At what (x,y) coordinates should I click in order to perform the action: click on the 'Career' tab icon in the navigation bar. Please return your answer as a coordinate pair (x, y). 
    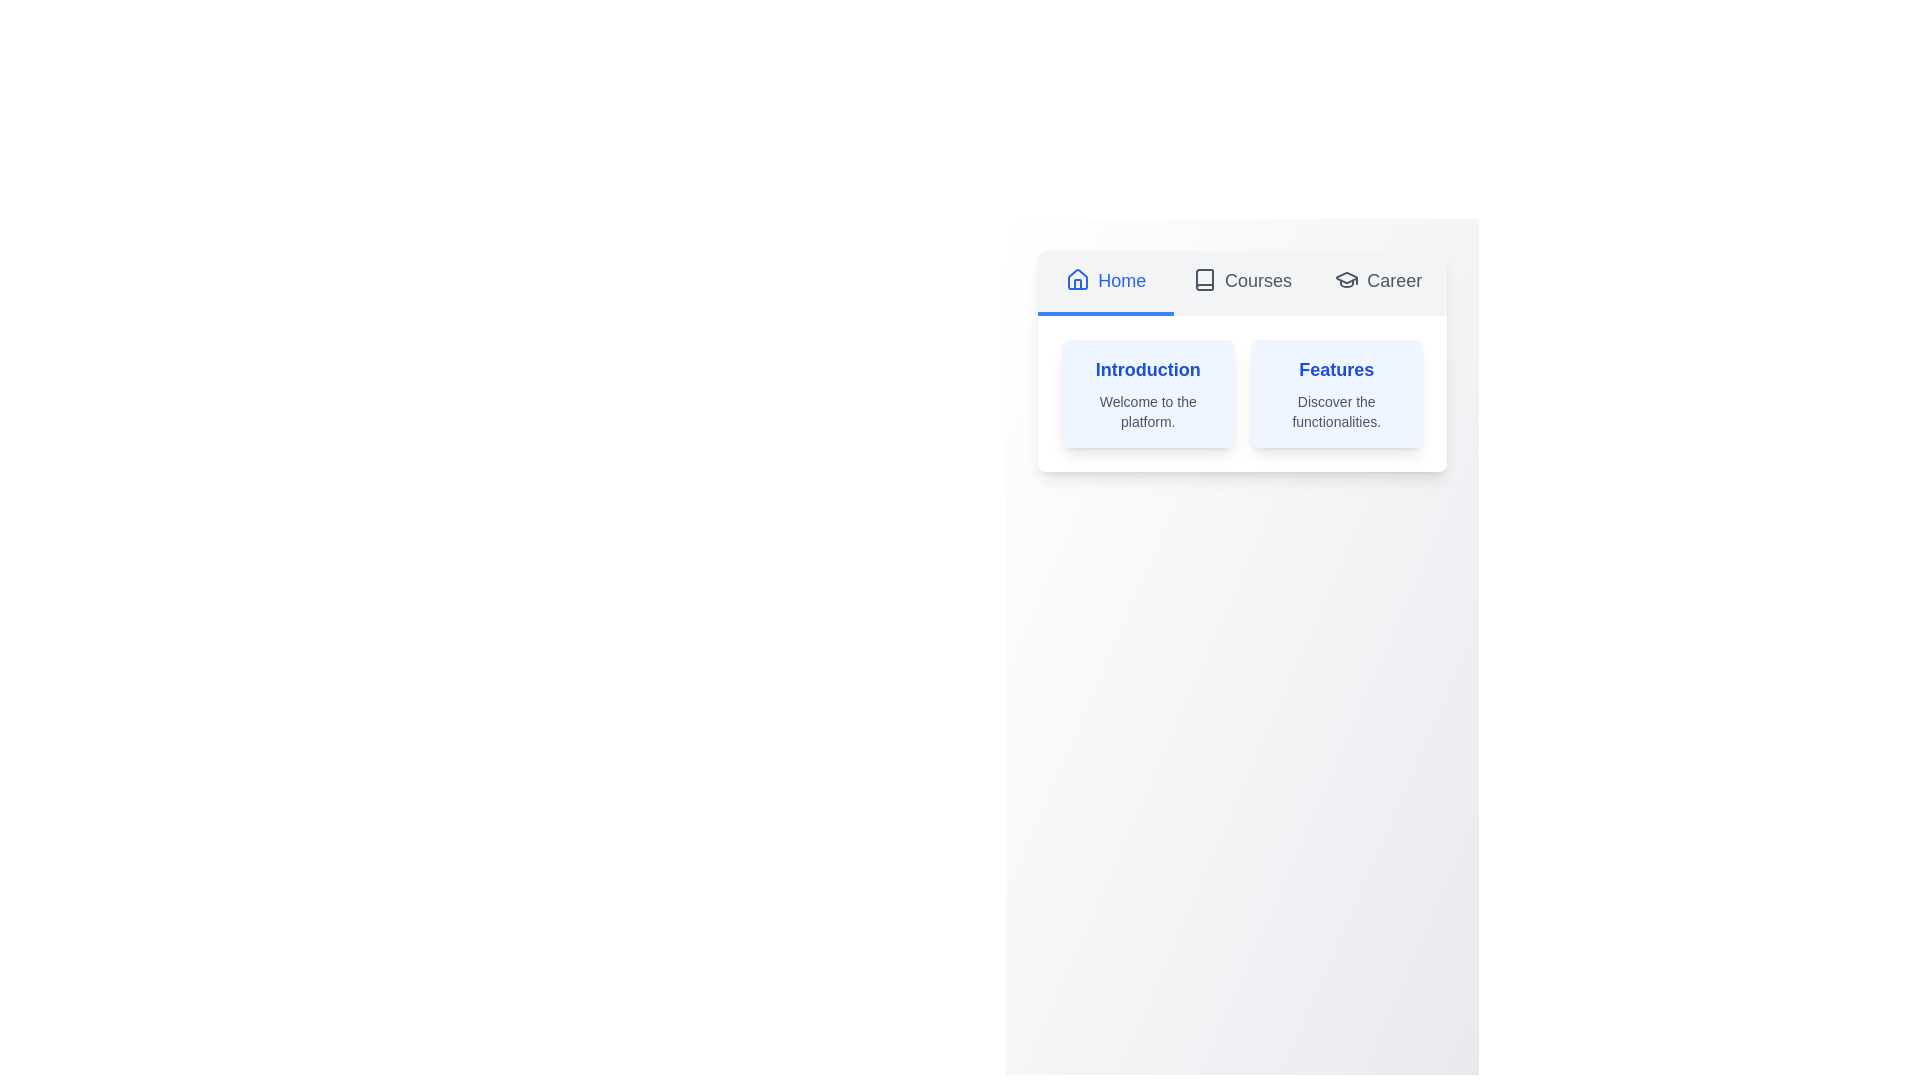
    Looking at the image, I should click on (1347, 280).